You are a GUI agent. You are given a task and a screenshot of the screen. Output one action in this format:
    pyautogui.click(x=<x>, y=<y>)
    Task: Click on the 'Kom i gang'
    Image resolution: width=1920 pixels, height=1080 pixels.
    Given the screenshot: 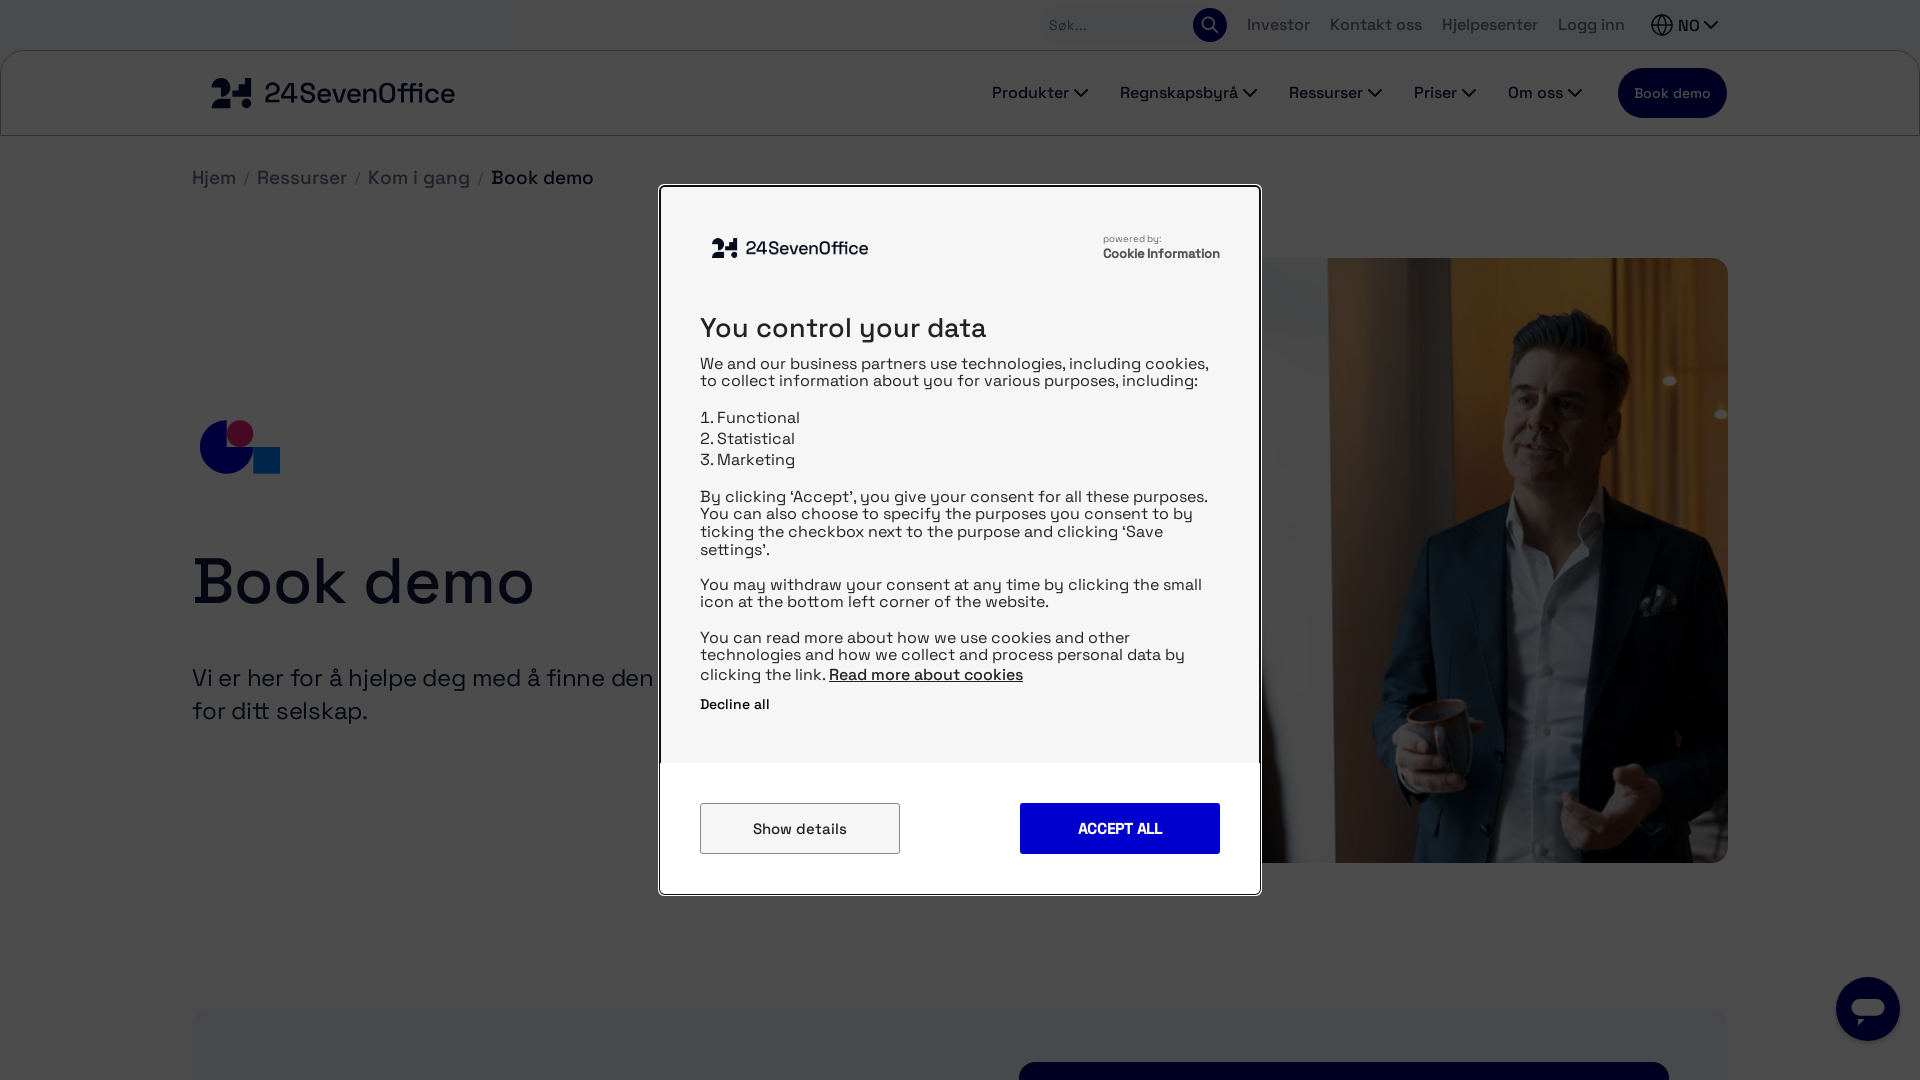 What is the action you would take?
    pyautogui.click(x=368, y=176)
    